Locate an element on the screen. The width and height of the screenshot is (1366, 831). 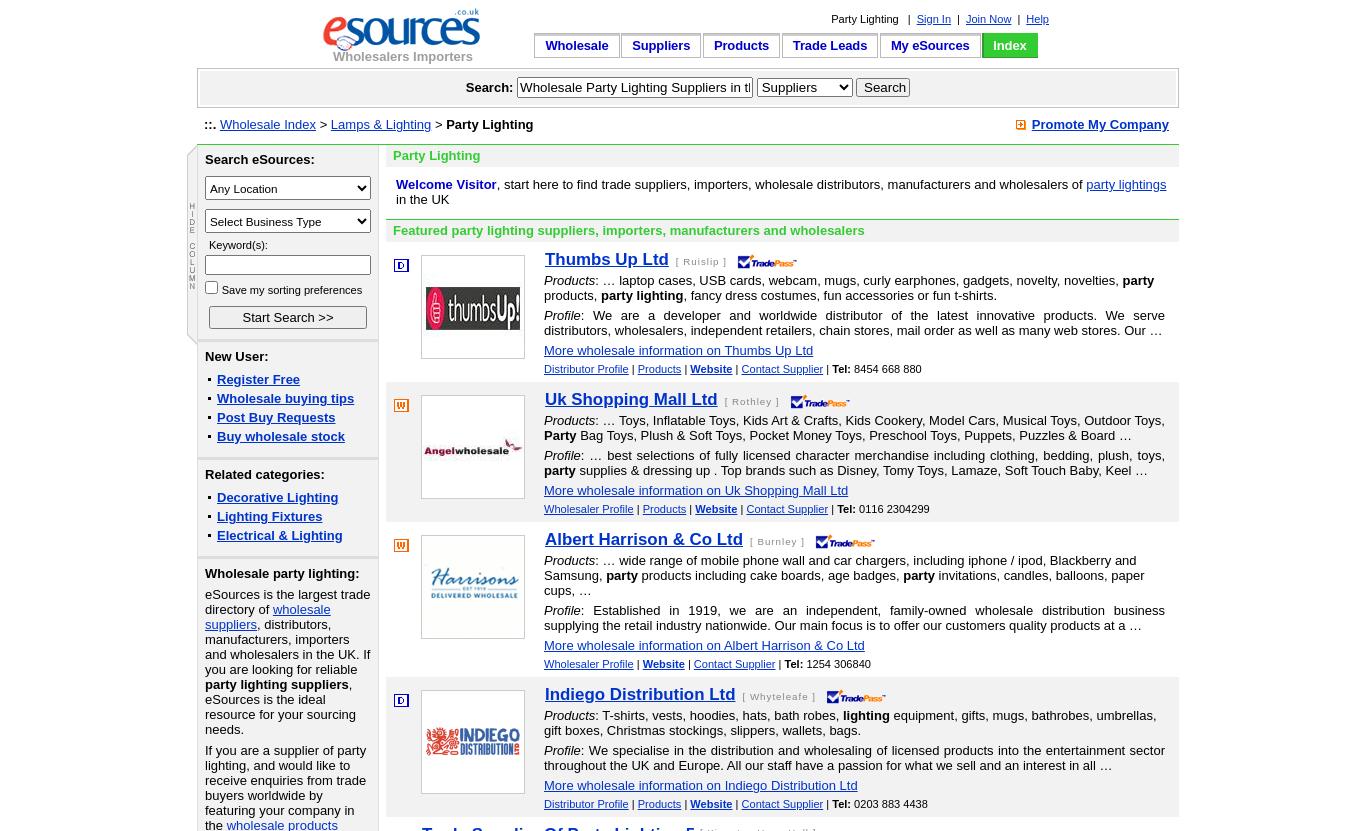
'My eSources' is located at coordinates (929, 45).